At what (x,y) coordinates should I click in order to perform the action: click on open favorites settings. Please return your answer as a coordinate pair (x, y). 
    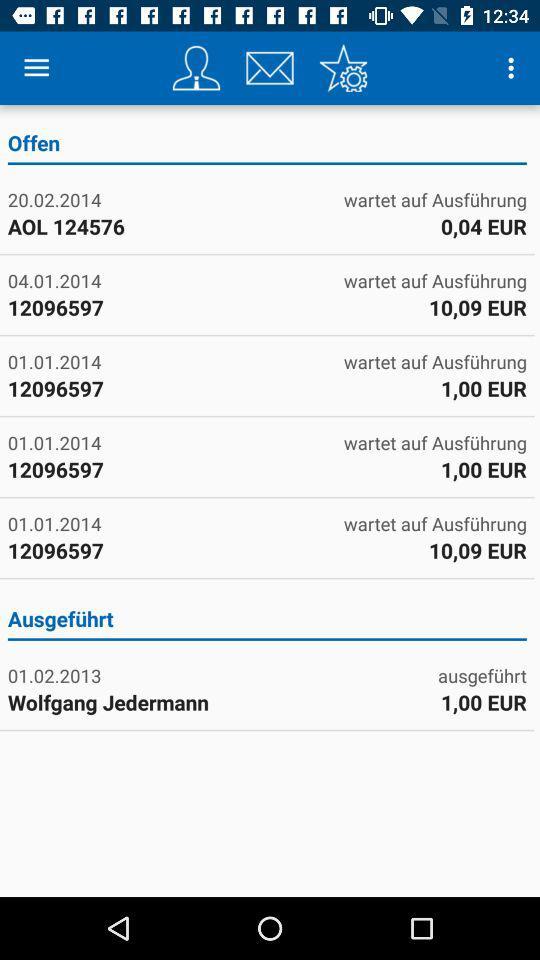
    Looking at the image, I should click on (342, 68).